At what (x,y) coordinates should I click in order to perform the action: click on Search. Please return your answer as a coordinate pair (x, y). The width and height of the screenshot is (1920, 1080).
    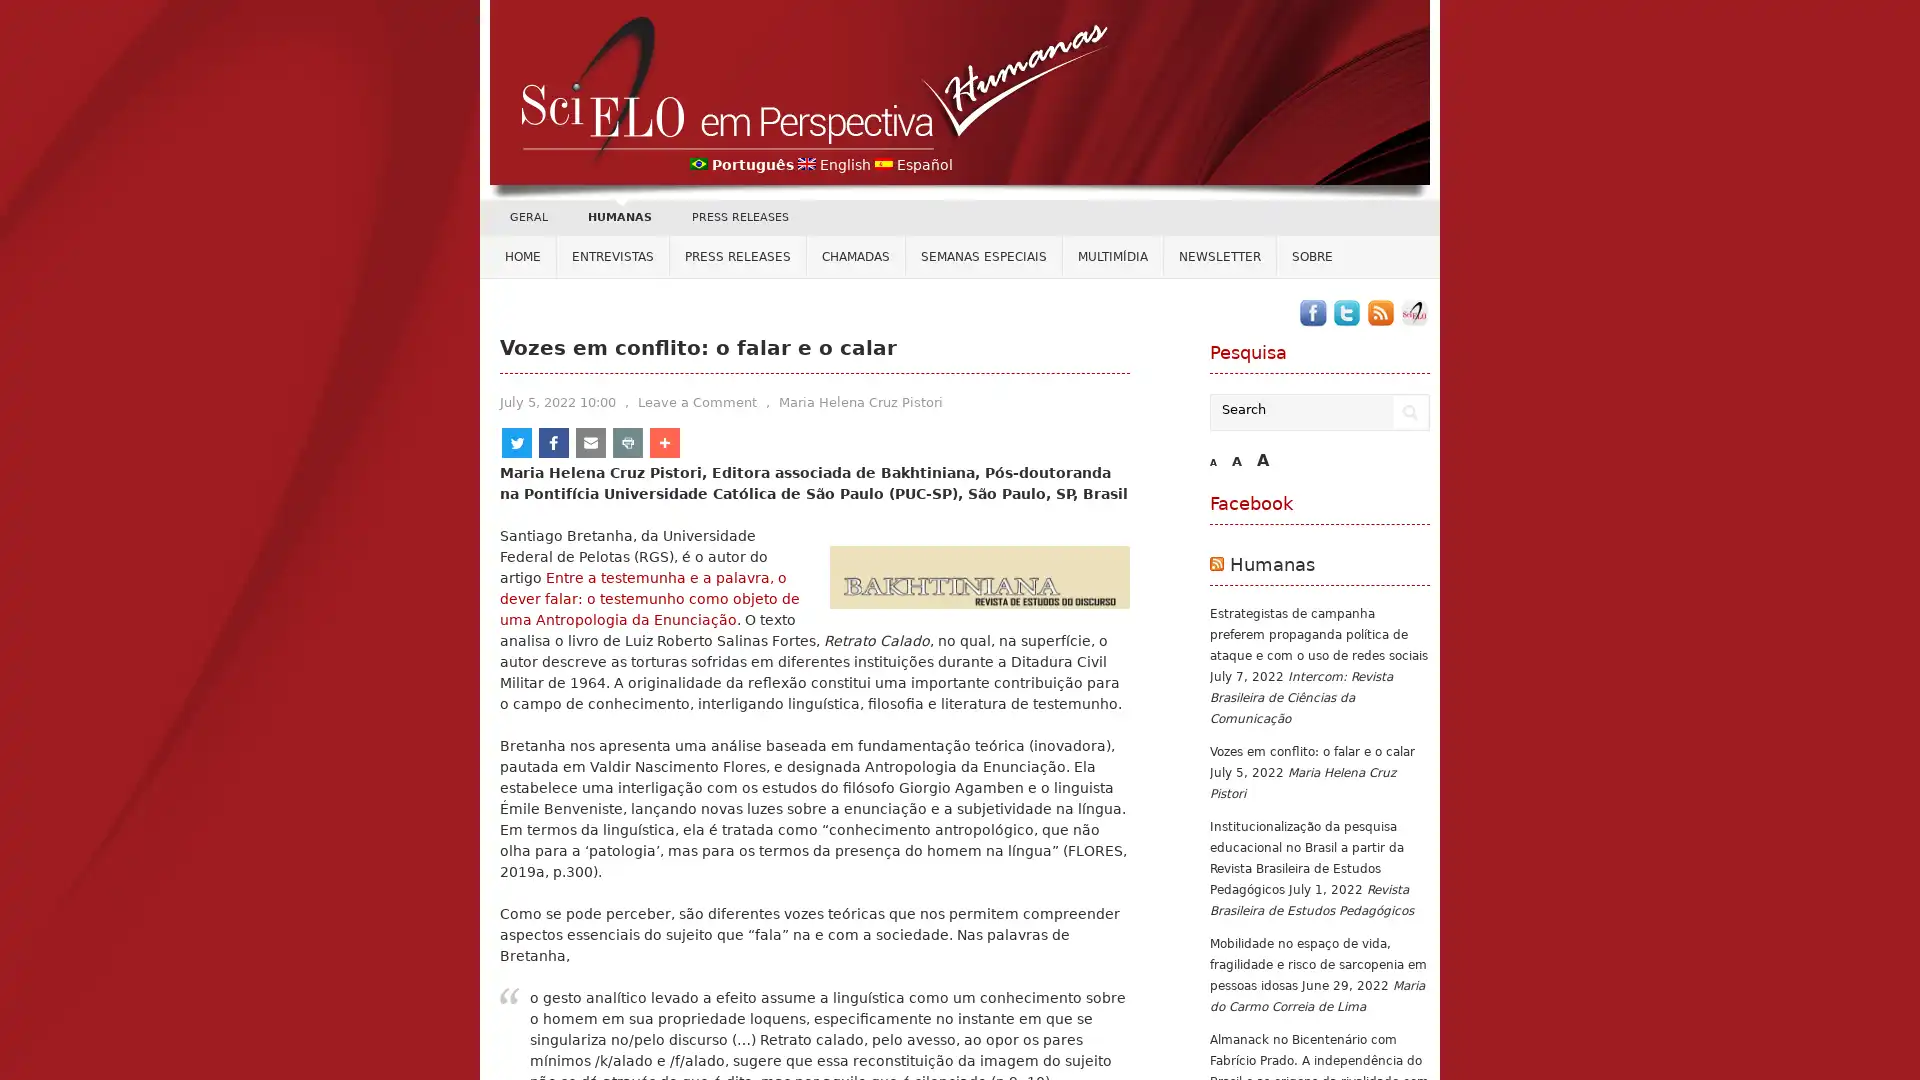
    Looking at the image, I should click on (1409, 411).